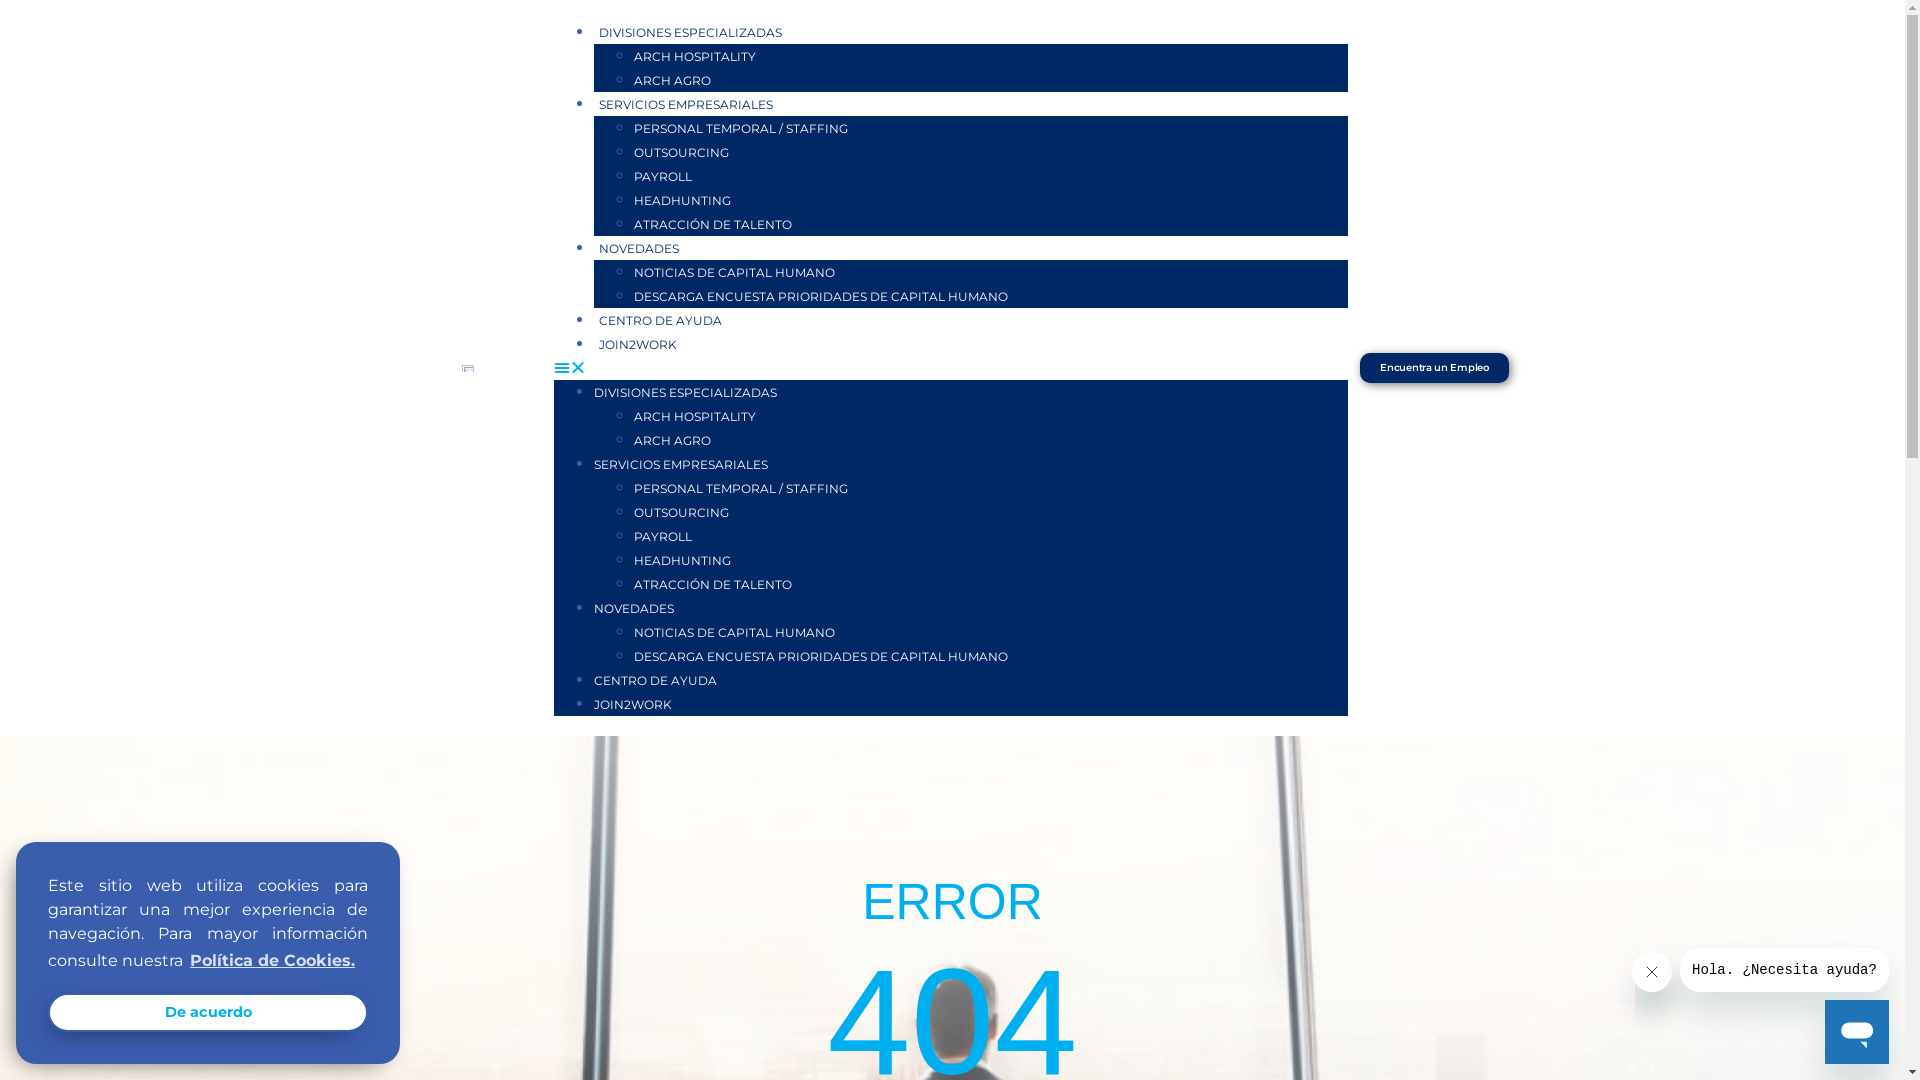 This screenshot has height=1080, width=1920. Describe the element at coordinates (681, 511) in the screenshot. I see `'OUTSOURCING'` at that location.